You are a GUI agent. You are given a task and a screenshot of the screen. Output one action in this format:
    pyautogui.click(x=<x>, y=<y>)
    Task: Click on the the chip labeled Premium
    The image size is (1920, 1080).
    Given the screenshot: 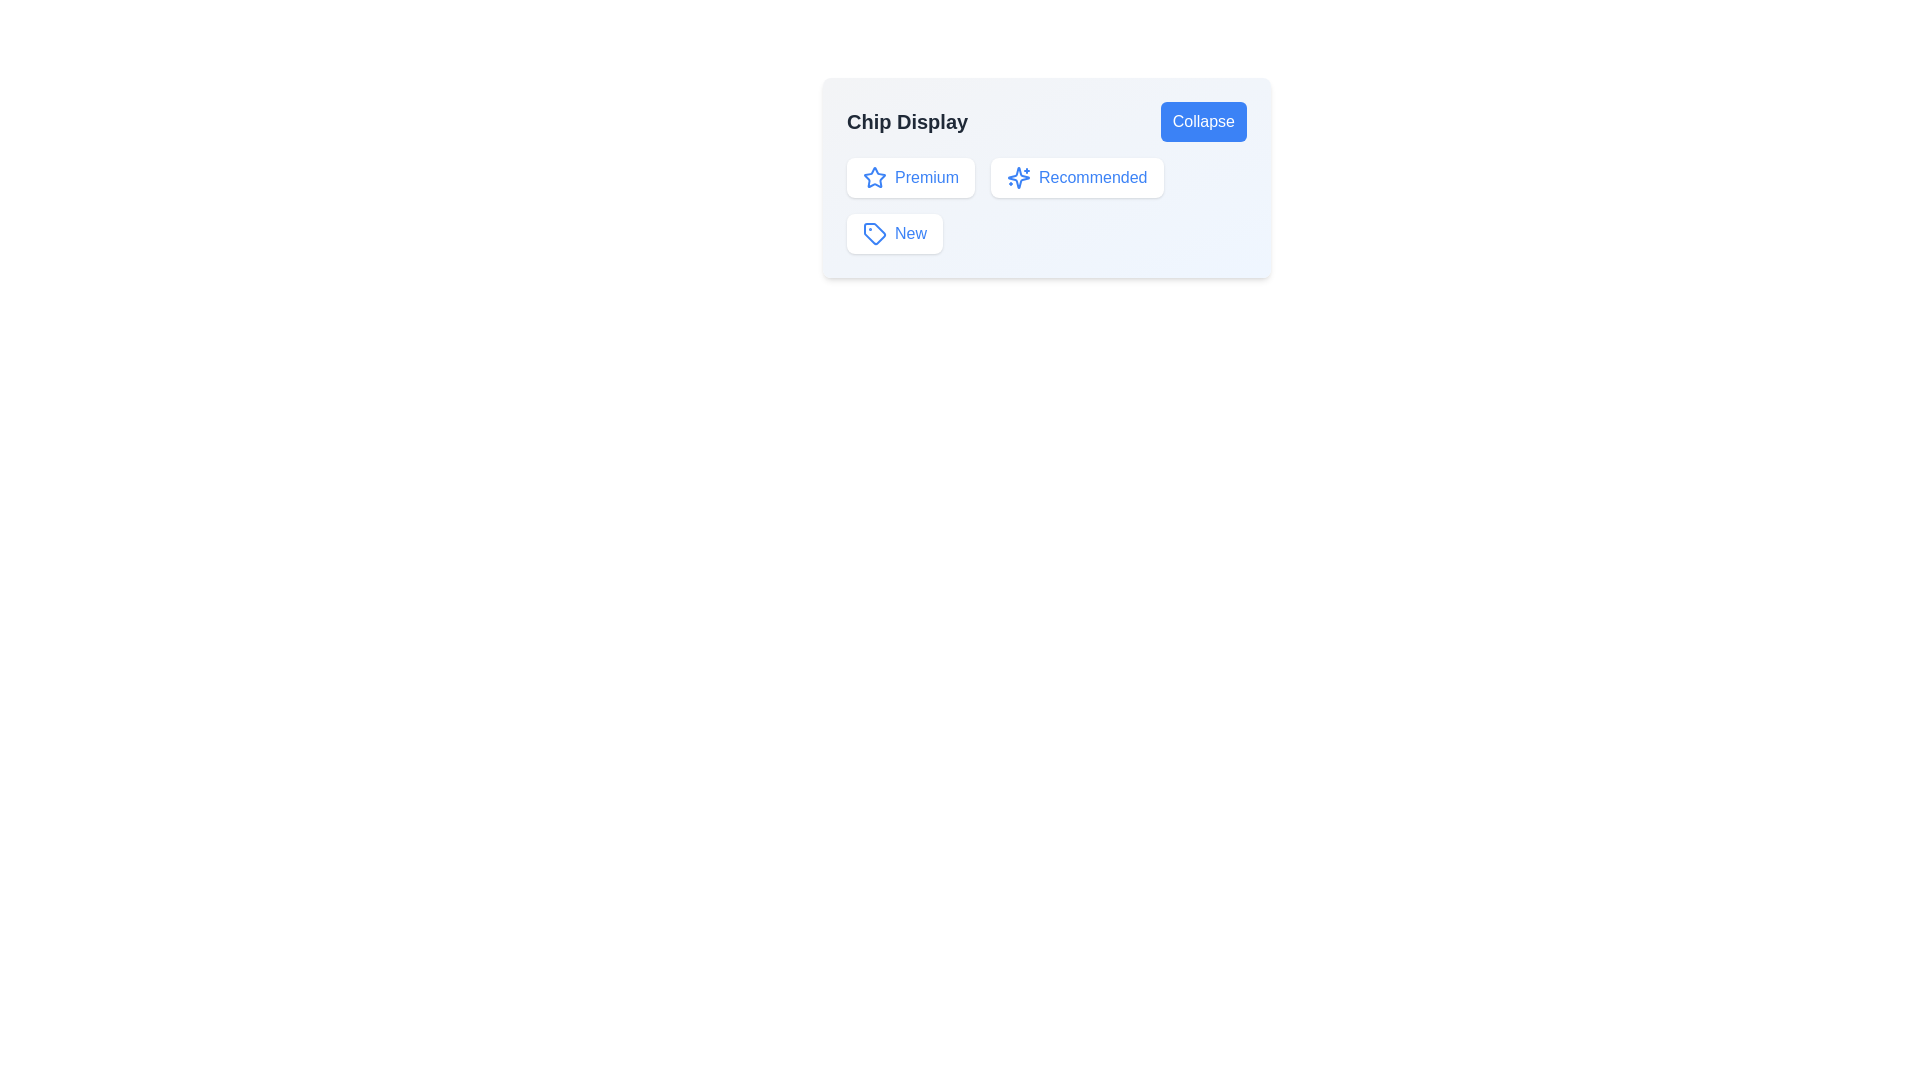 What is the action you would take?
    pyautogui.click(x=910, y=176)
    